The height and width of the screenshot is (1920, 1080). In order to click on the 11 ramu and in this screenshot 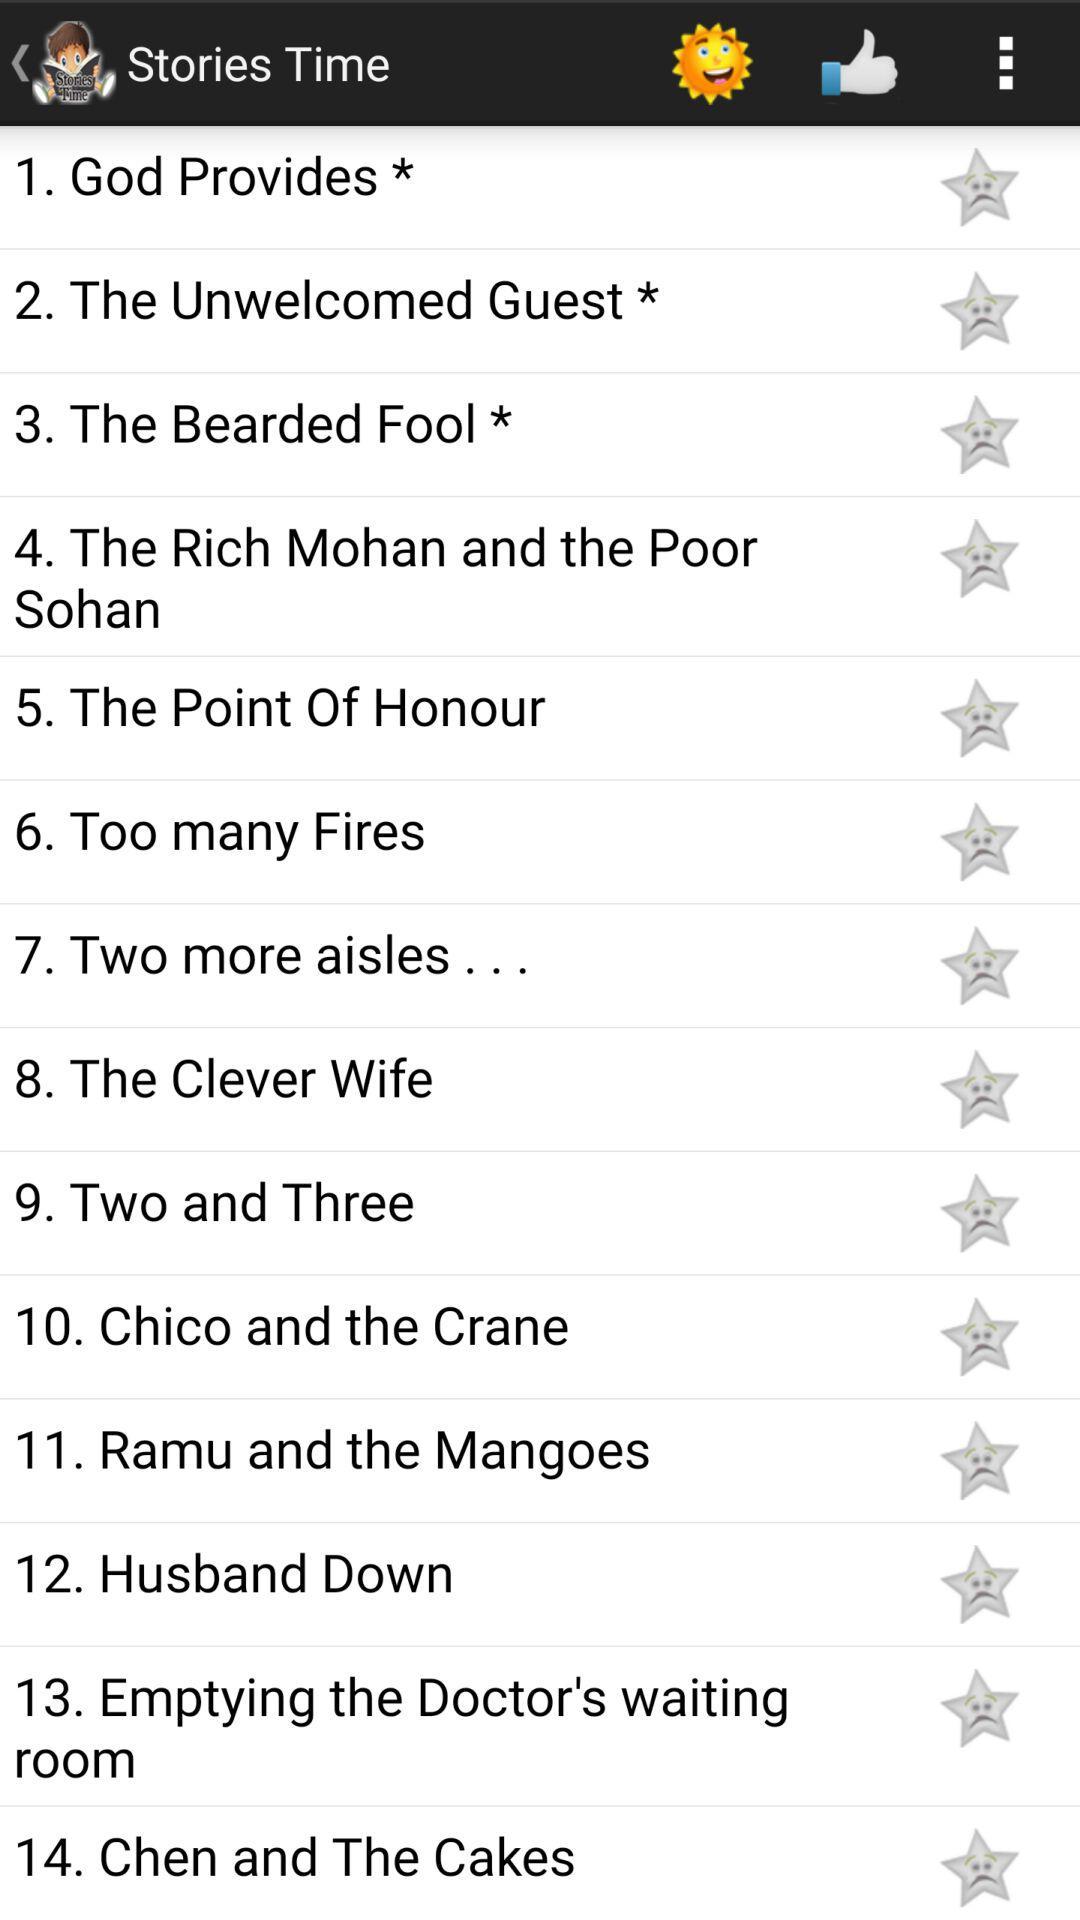, I will do `click(452, 1447)`.